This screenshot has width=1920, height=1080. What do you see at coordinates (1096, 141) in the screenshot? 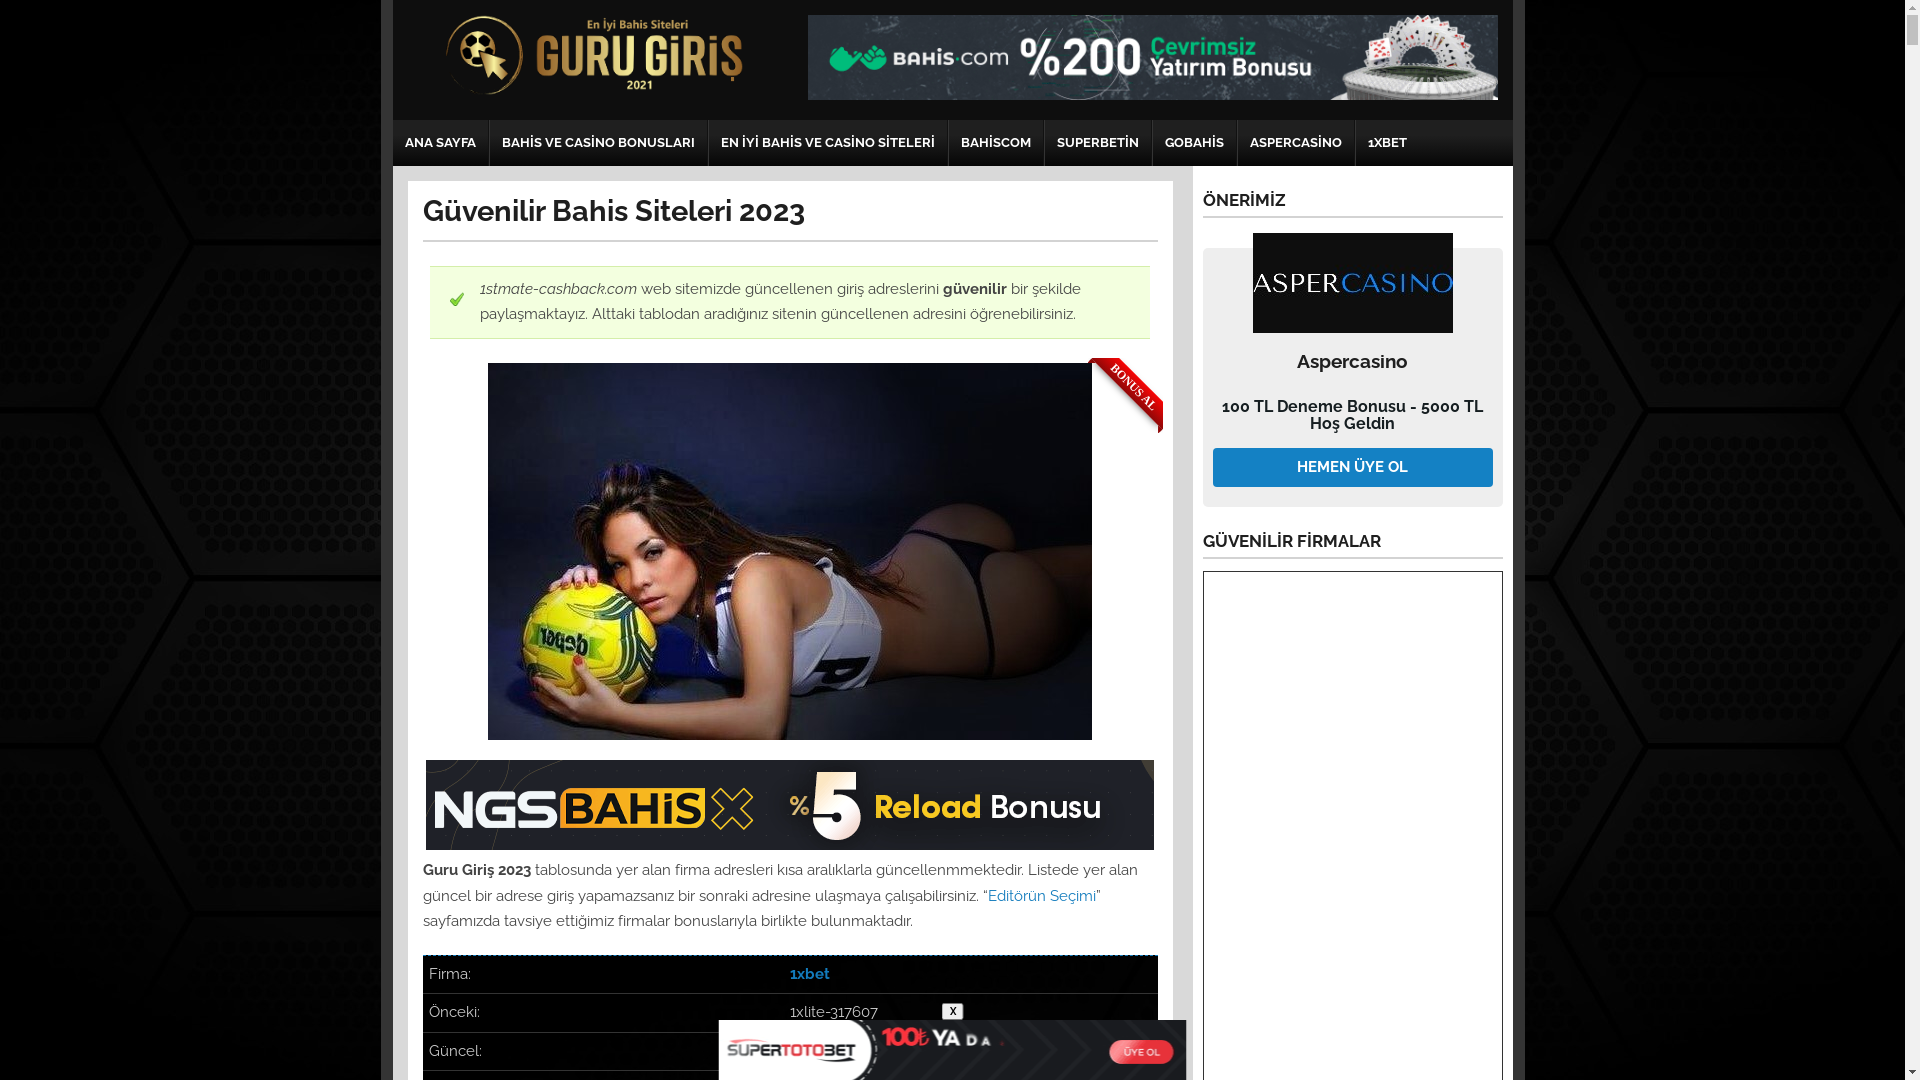
I see `'SUPERBETIN'` at bounding box center [1096, 141].